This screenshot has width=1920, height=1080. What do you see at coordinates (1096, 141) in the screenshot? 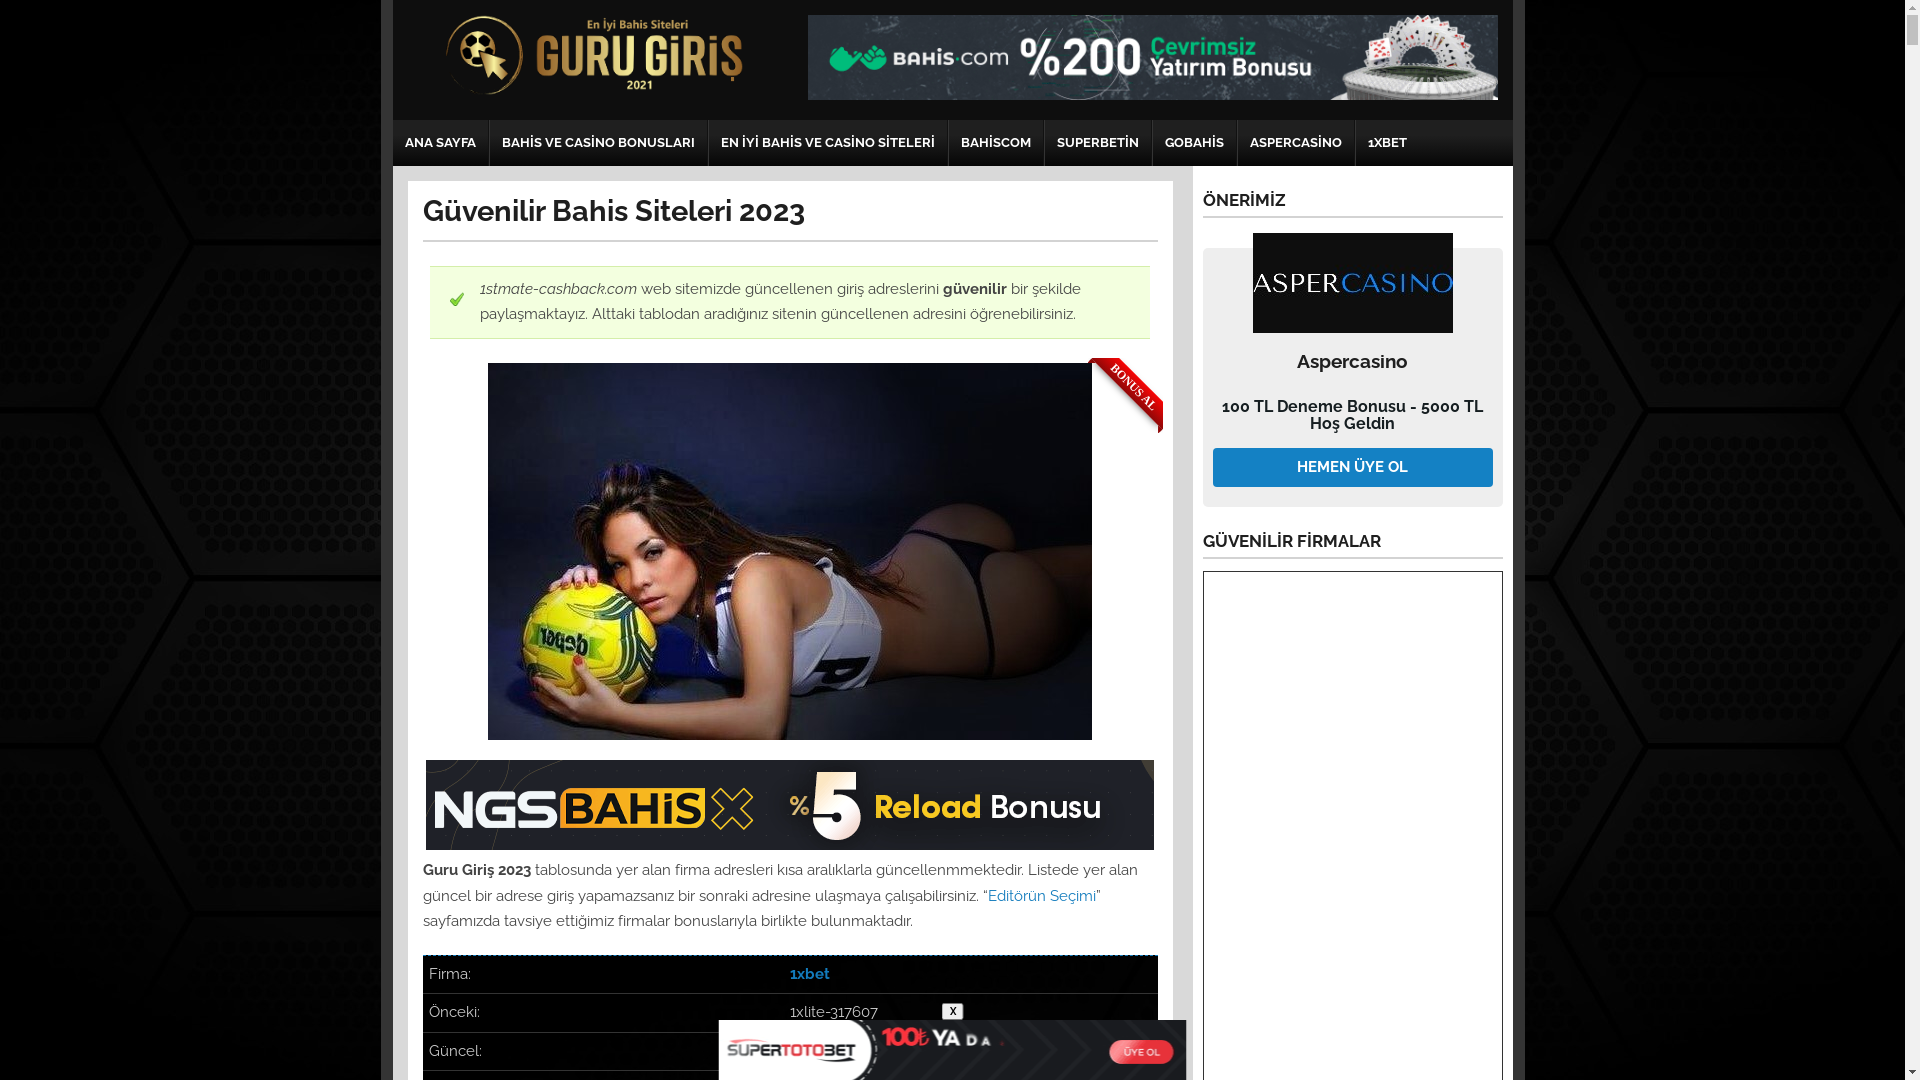
I see `'SUPERBETIN'` at bounding box center [1096, 141].